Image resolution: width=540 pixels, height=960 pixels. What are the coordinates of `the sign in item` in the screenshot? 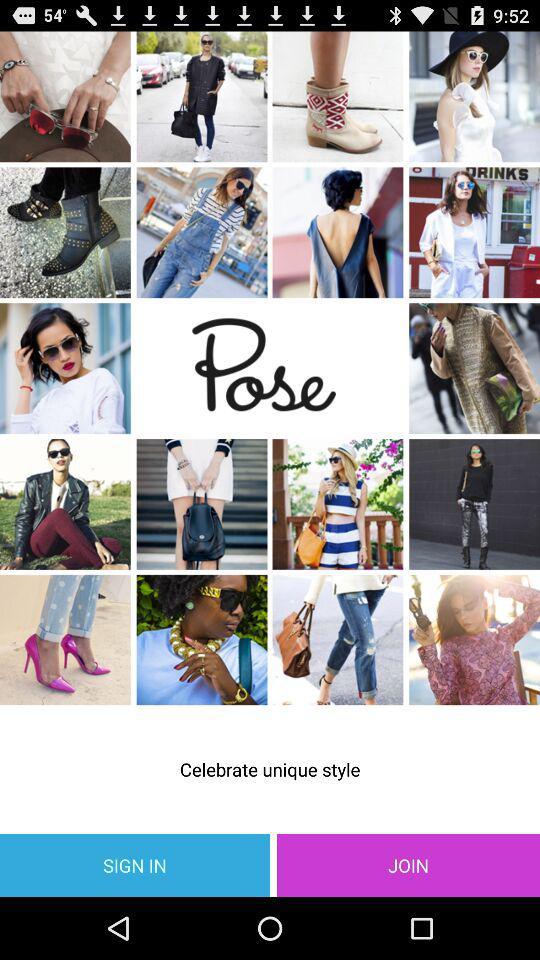 It's located at (135, 864).